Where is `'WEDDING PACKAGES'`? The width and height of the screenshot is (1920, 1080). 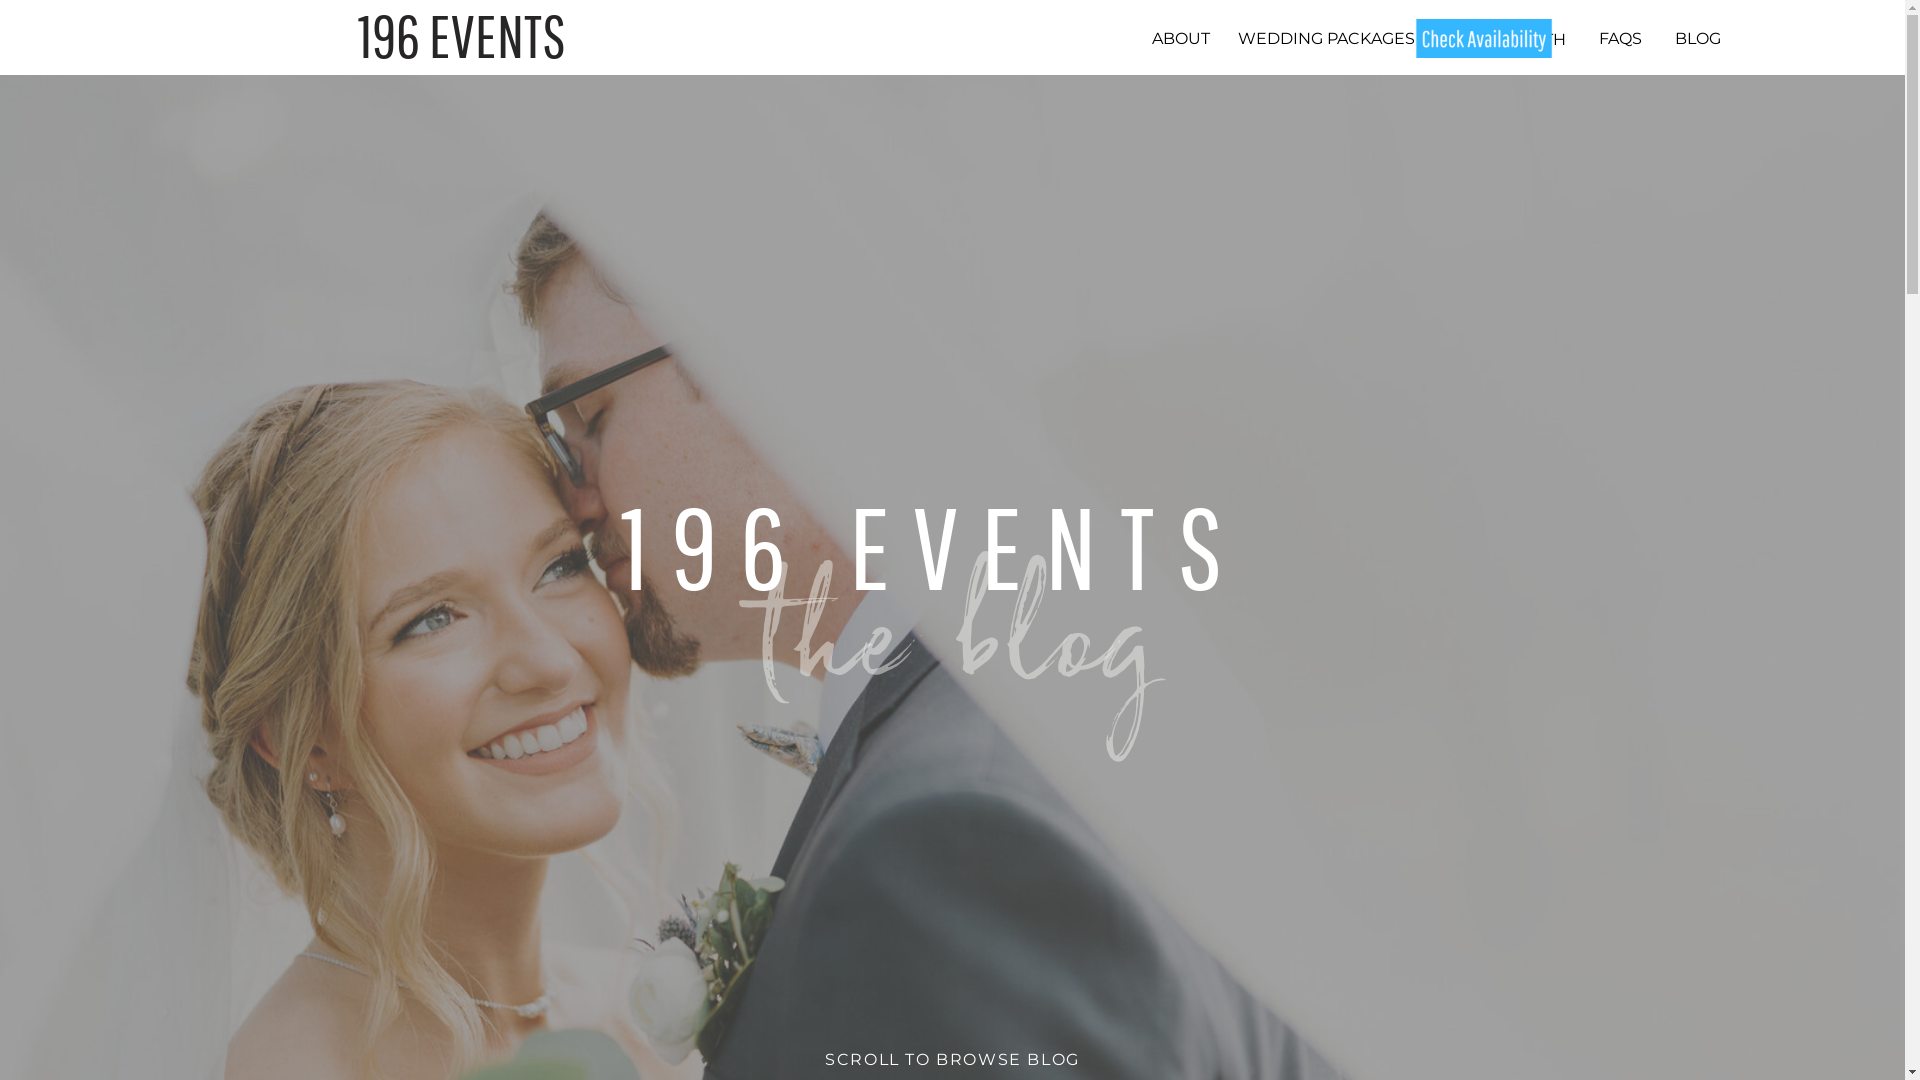
'WEDDING PACKAGES' is located at coordinates (1326, 38).